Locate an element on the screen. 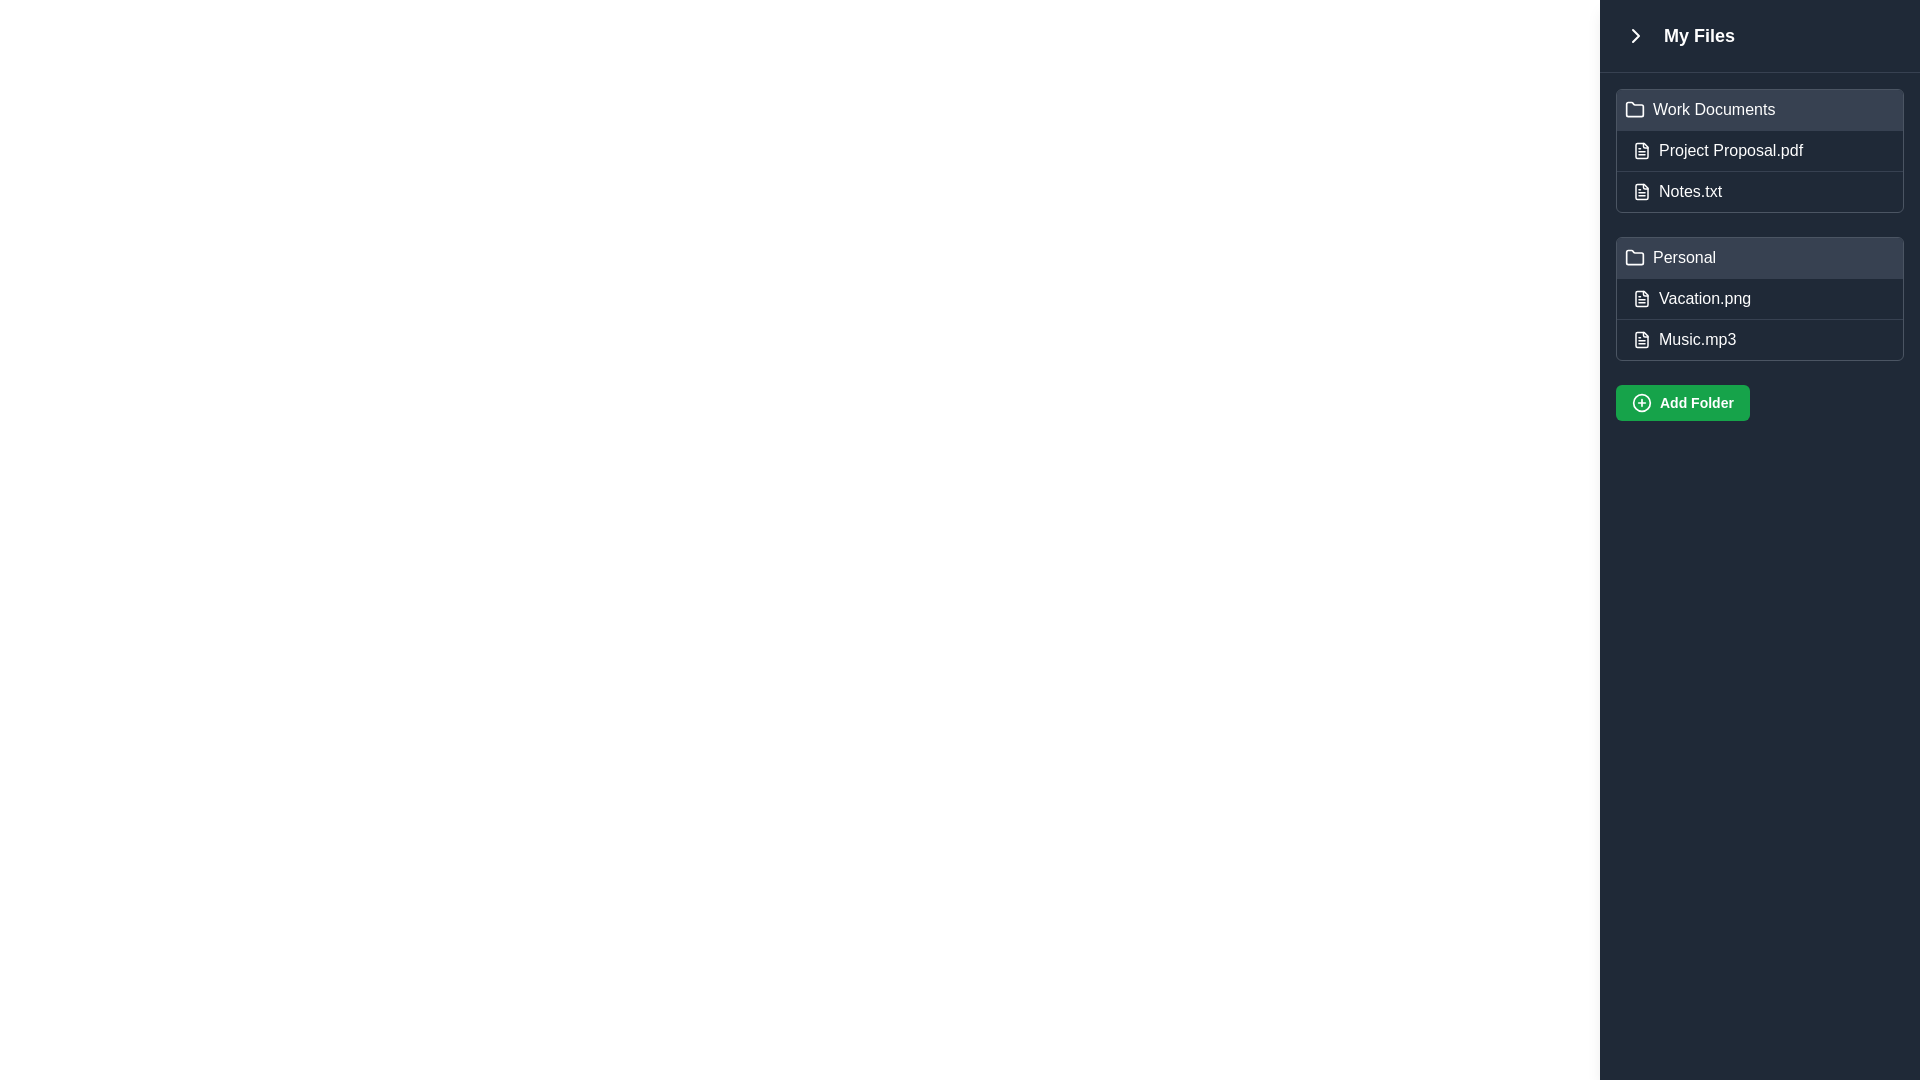  the rectangular outline icon representing the file 'Vacation.png' in the 'Personal' section of the file browser is located at coordinates (1641, 299).